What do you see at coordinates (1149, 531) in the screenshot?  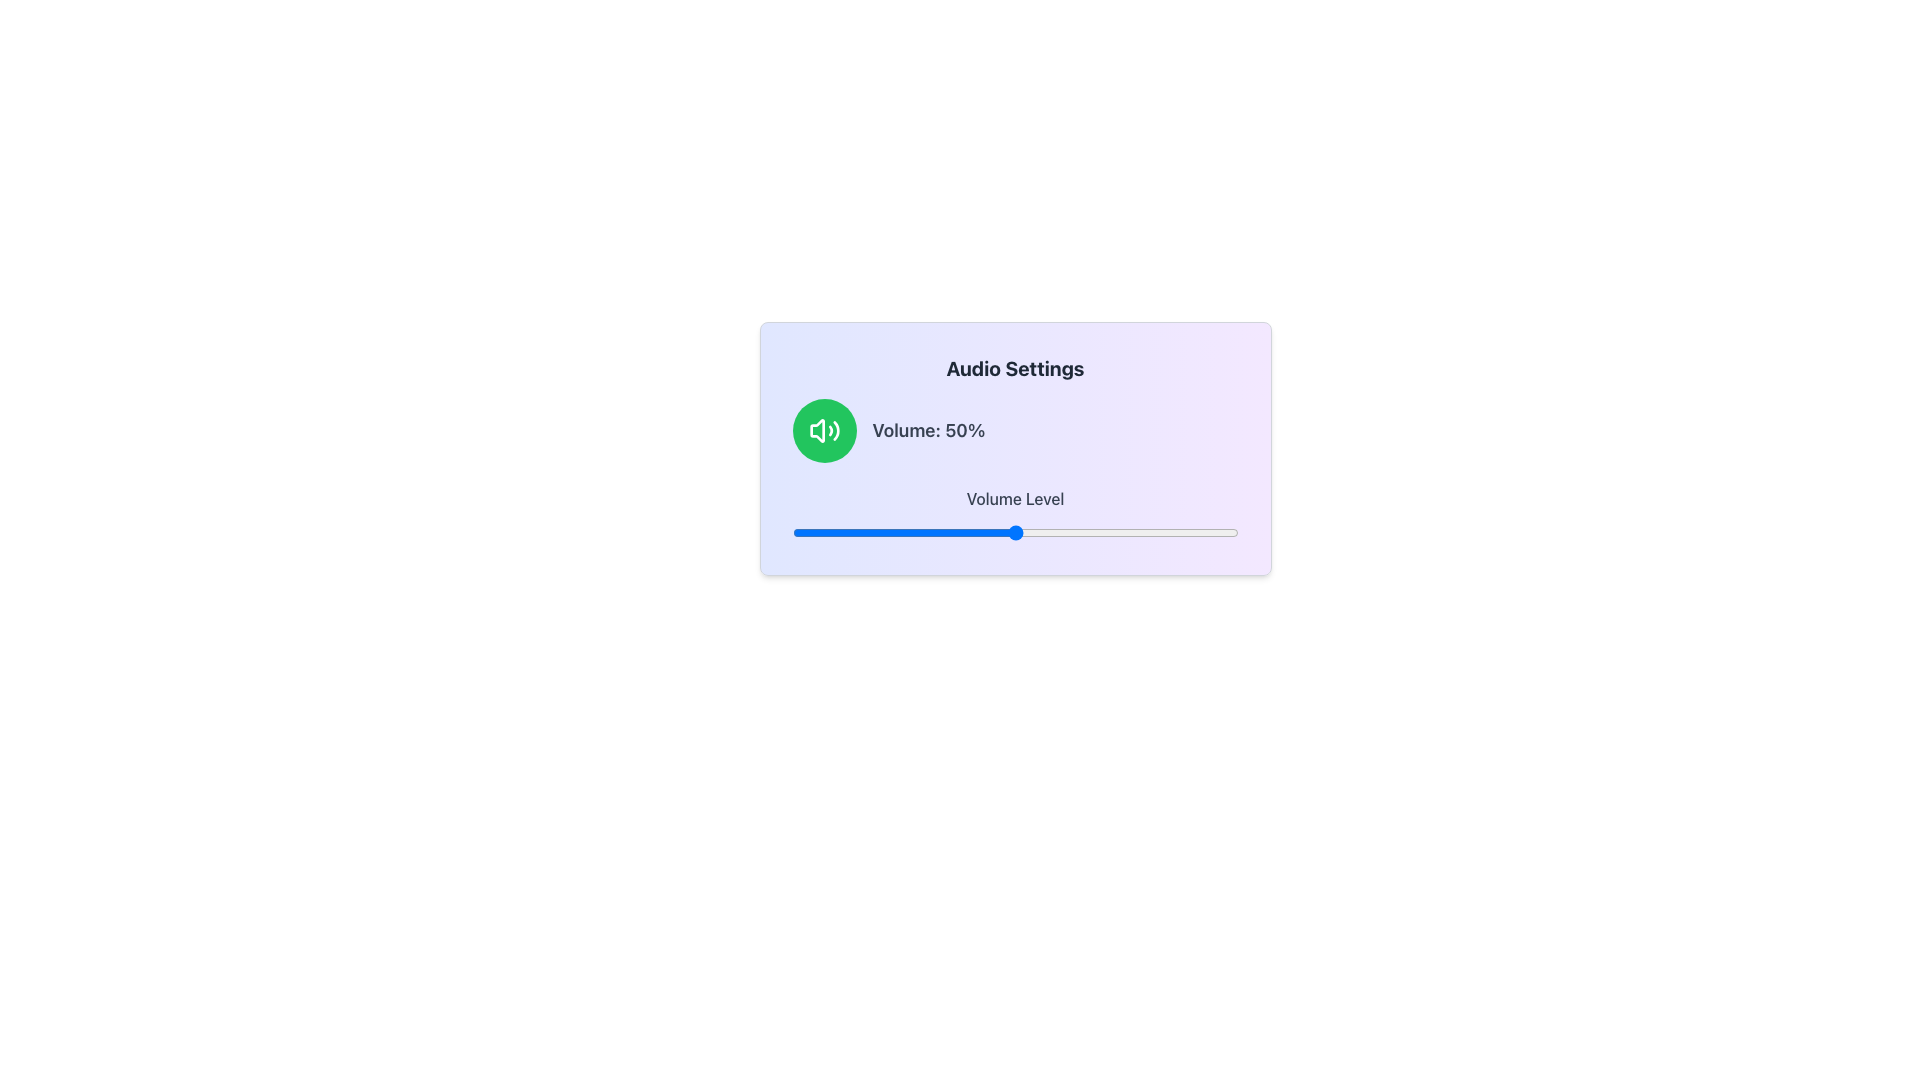 I see `volume level` at bounding box center [1149, 531].